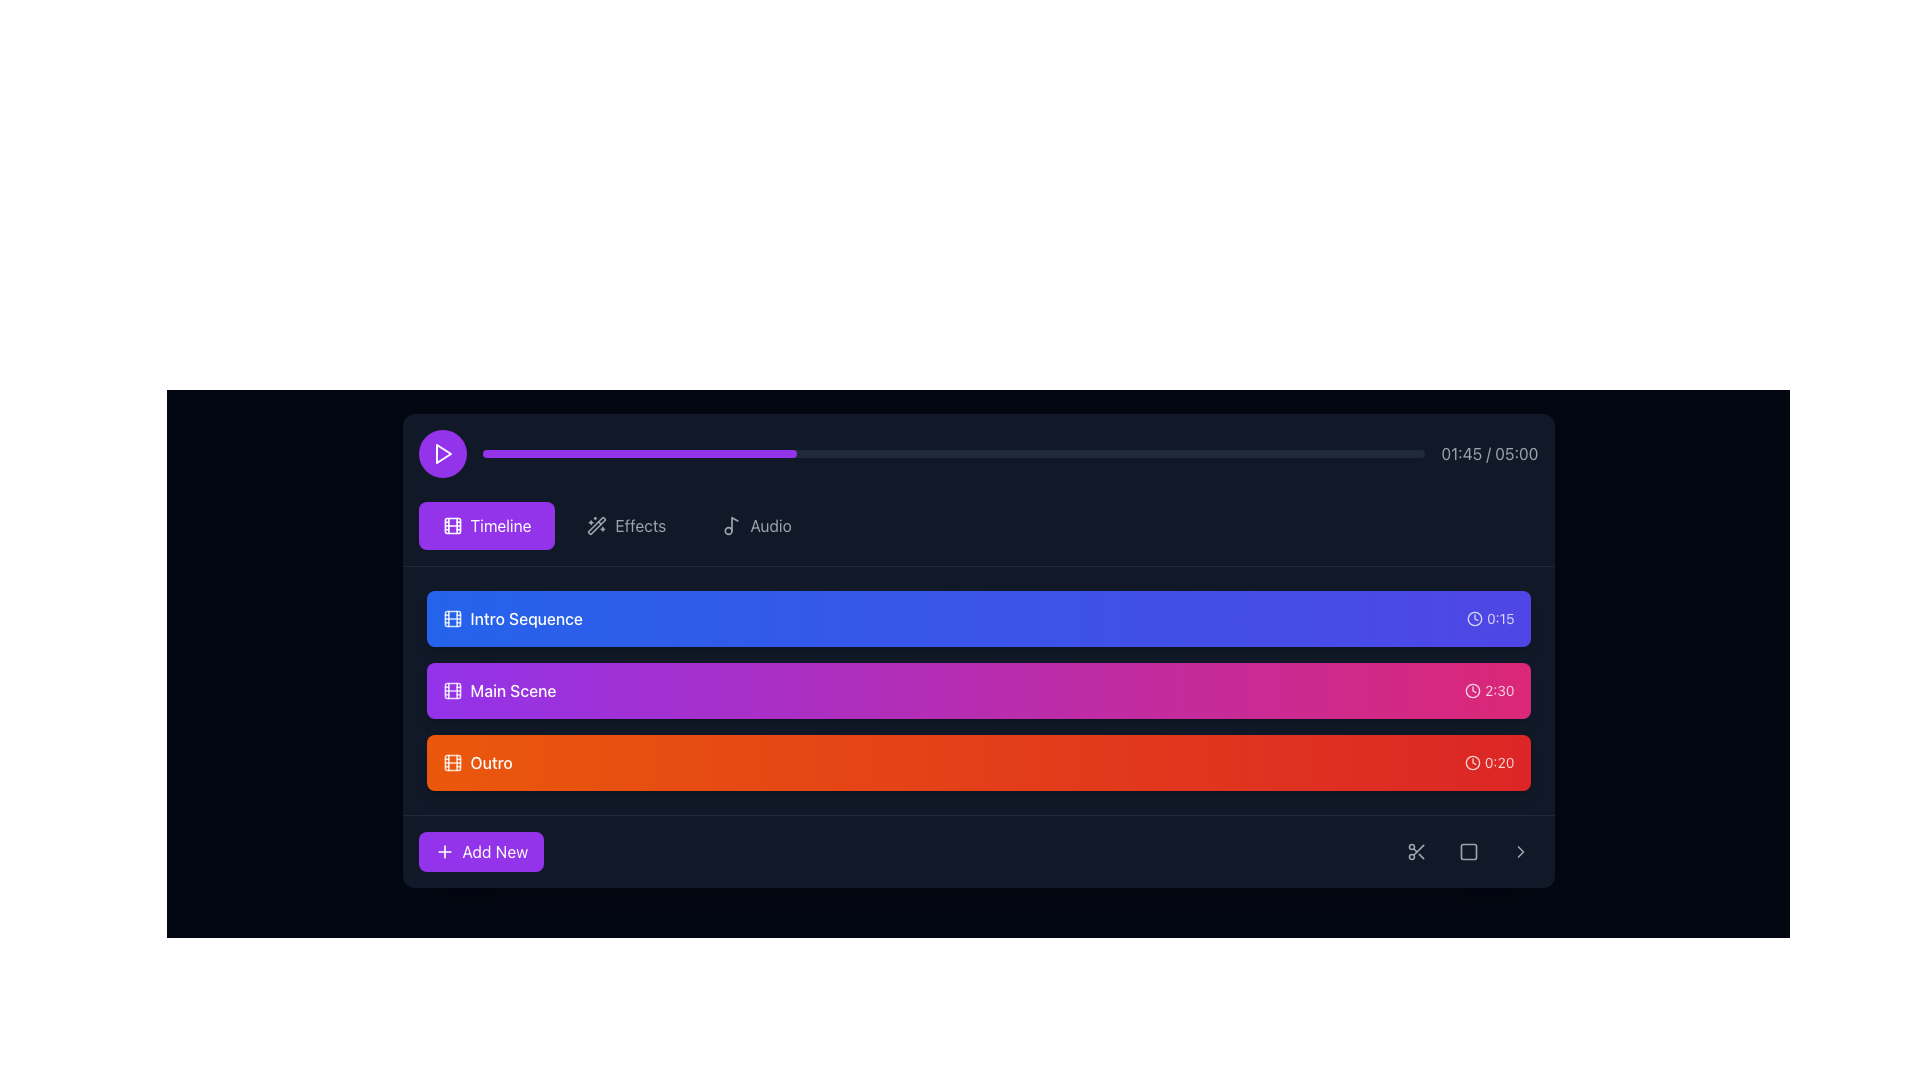 The width and height of the screenshot is (1920, 1080). I want to click on the clock icon located to the left of the text '0:15', which is part of the 'Intro Sequence' item in the list, so click(1474, 617).